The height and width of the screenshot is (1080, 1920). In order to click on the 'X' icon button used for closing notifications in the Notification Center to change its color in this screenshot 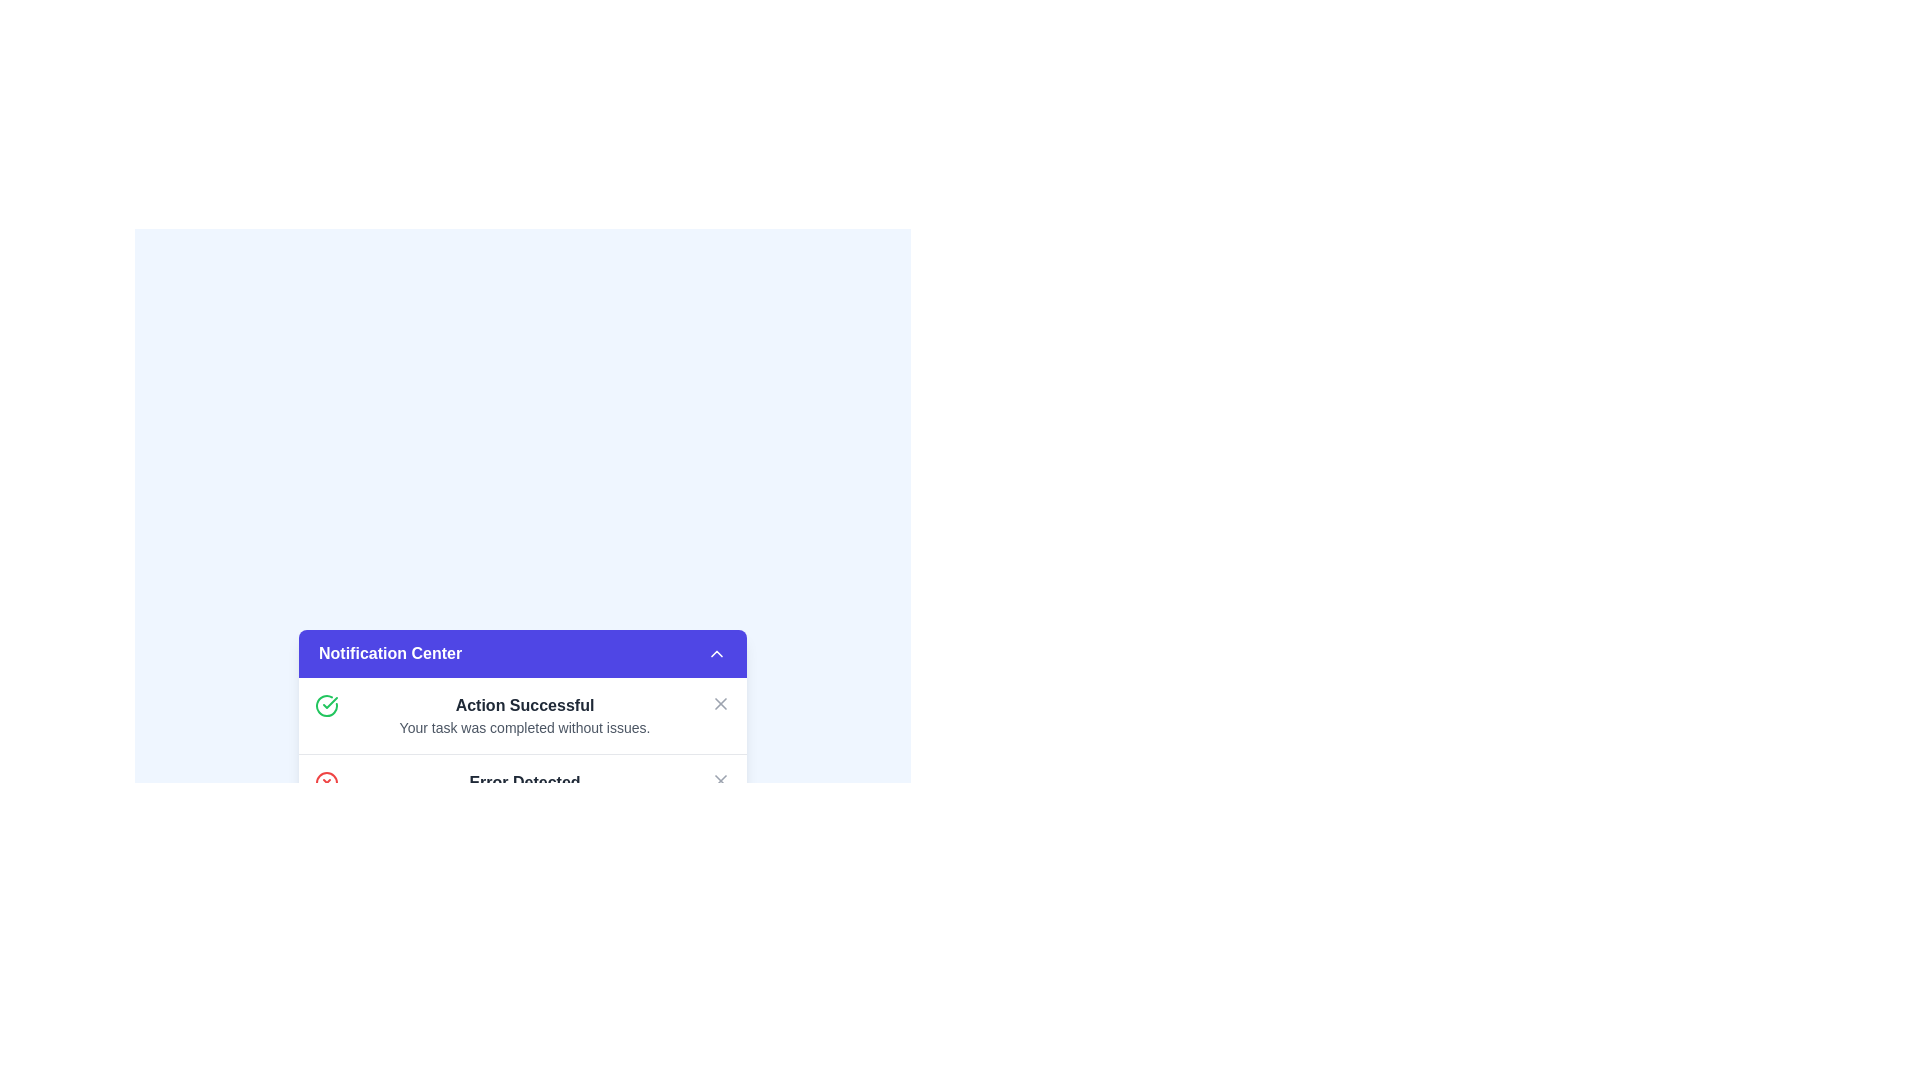, I will do `click(720, 703)`.